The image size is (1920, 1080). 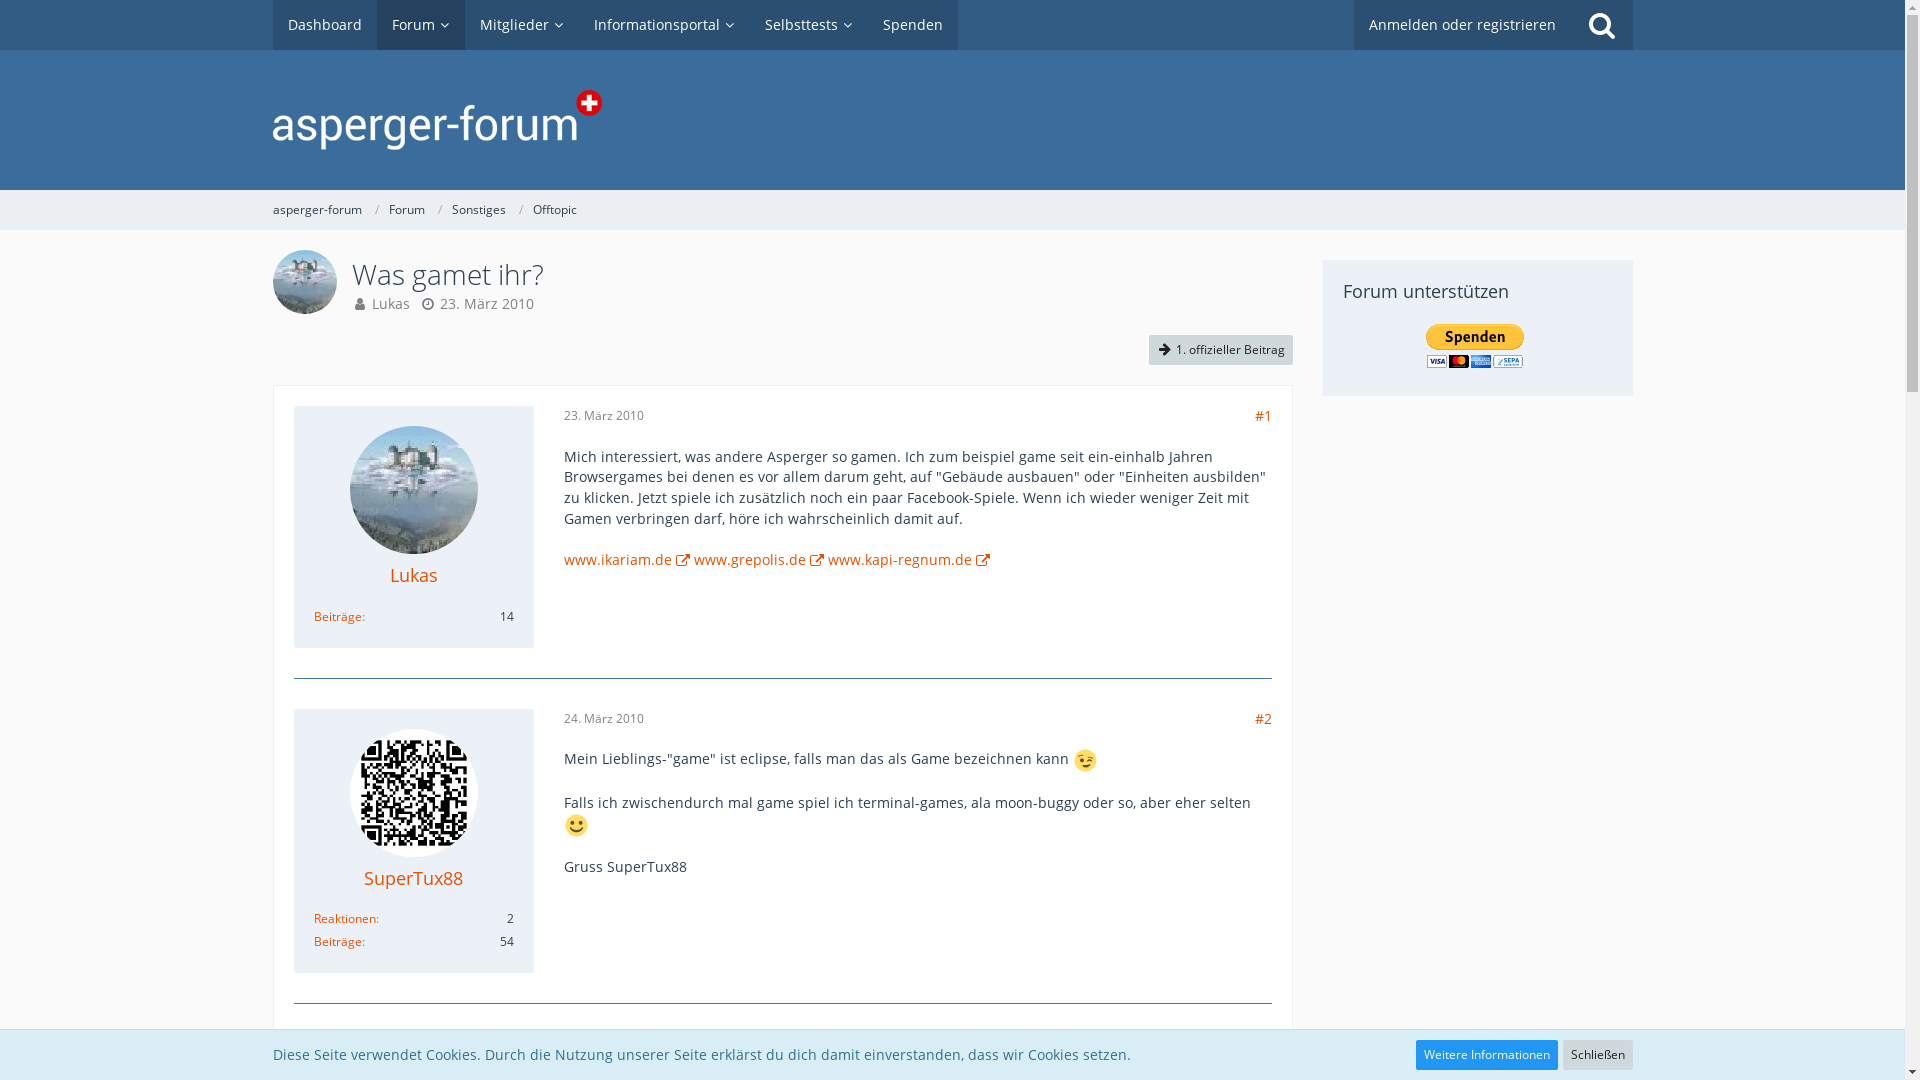 What do you see at coordinates (1415, 1054) in the screenshot?
I see `'Weitere Informationen'` at bounding box center [1415, 1054].